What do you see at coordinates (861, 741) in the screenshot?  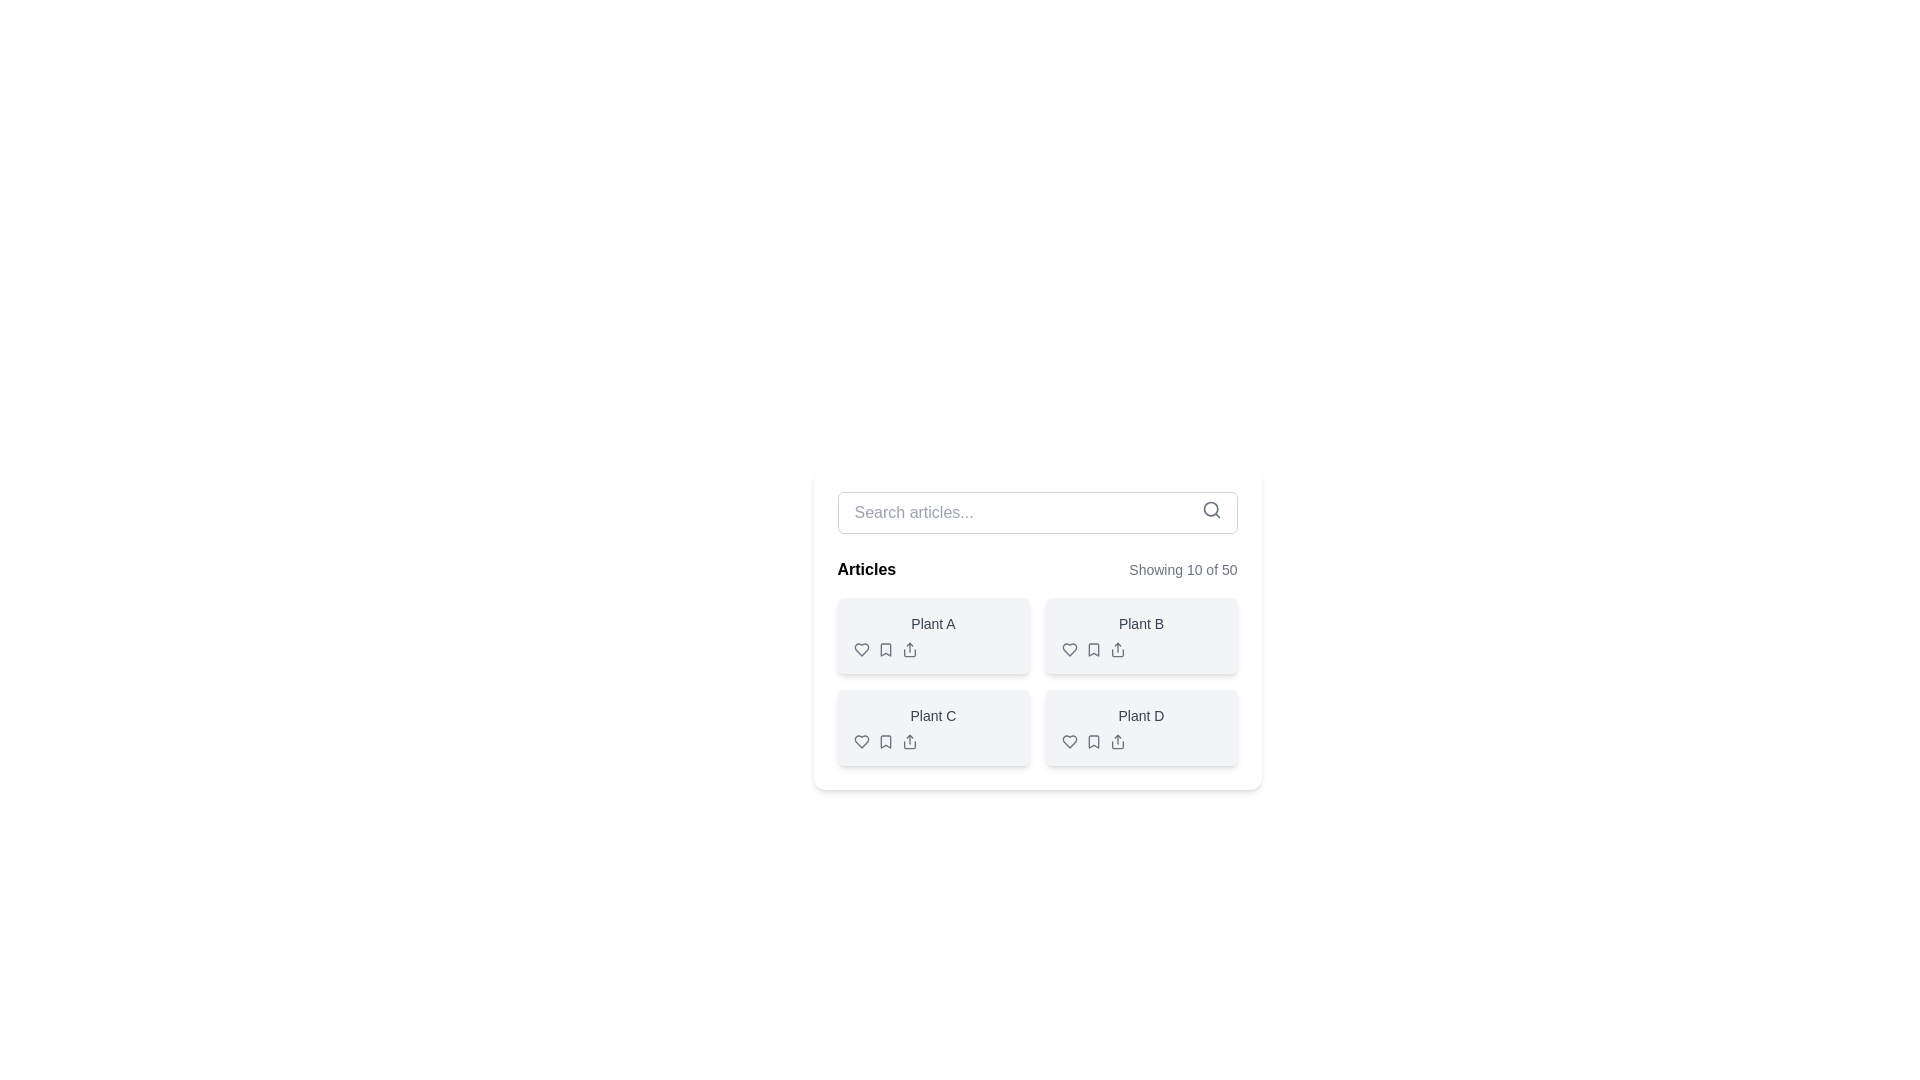 I see `the heart-shaped icon located in the bottom-left corner of the card labeled 'Plant C', which is part of the interactive icons in the grid layout under the 'Articles' section` at bounding box center [861, 741].